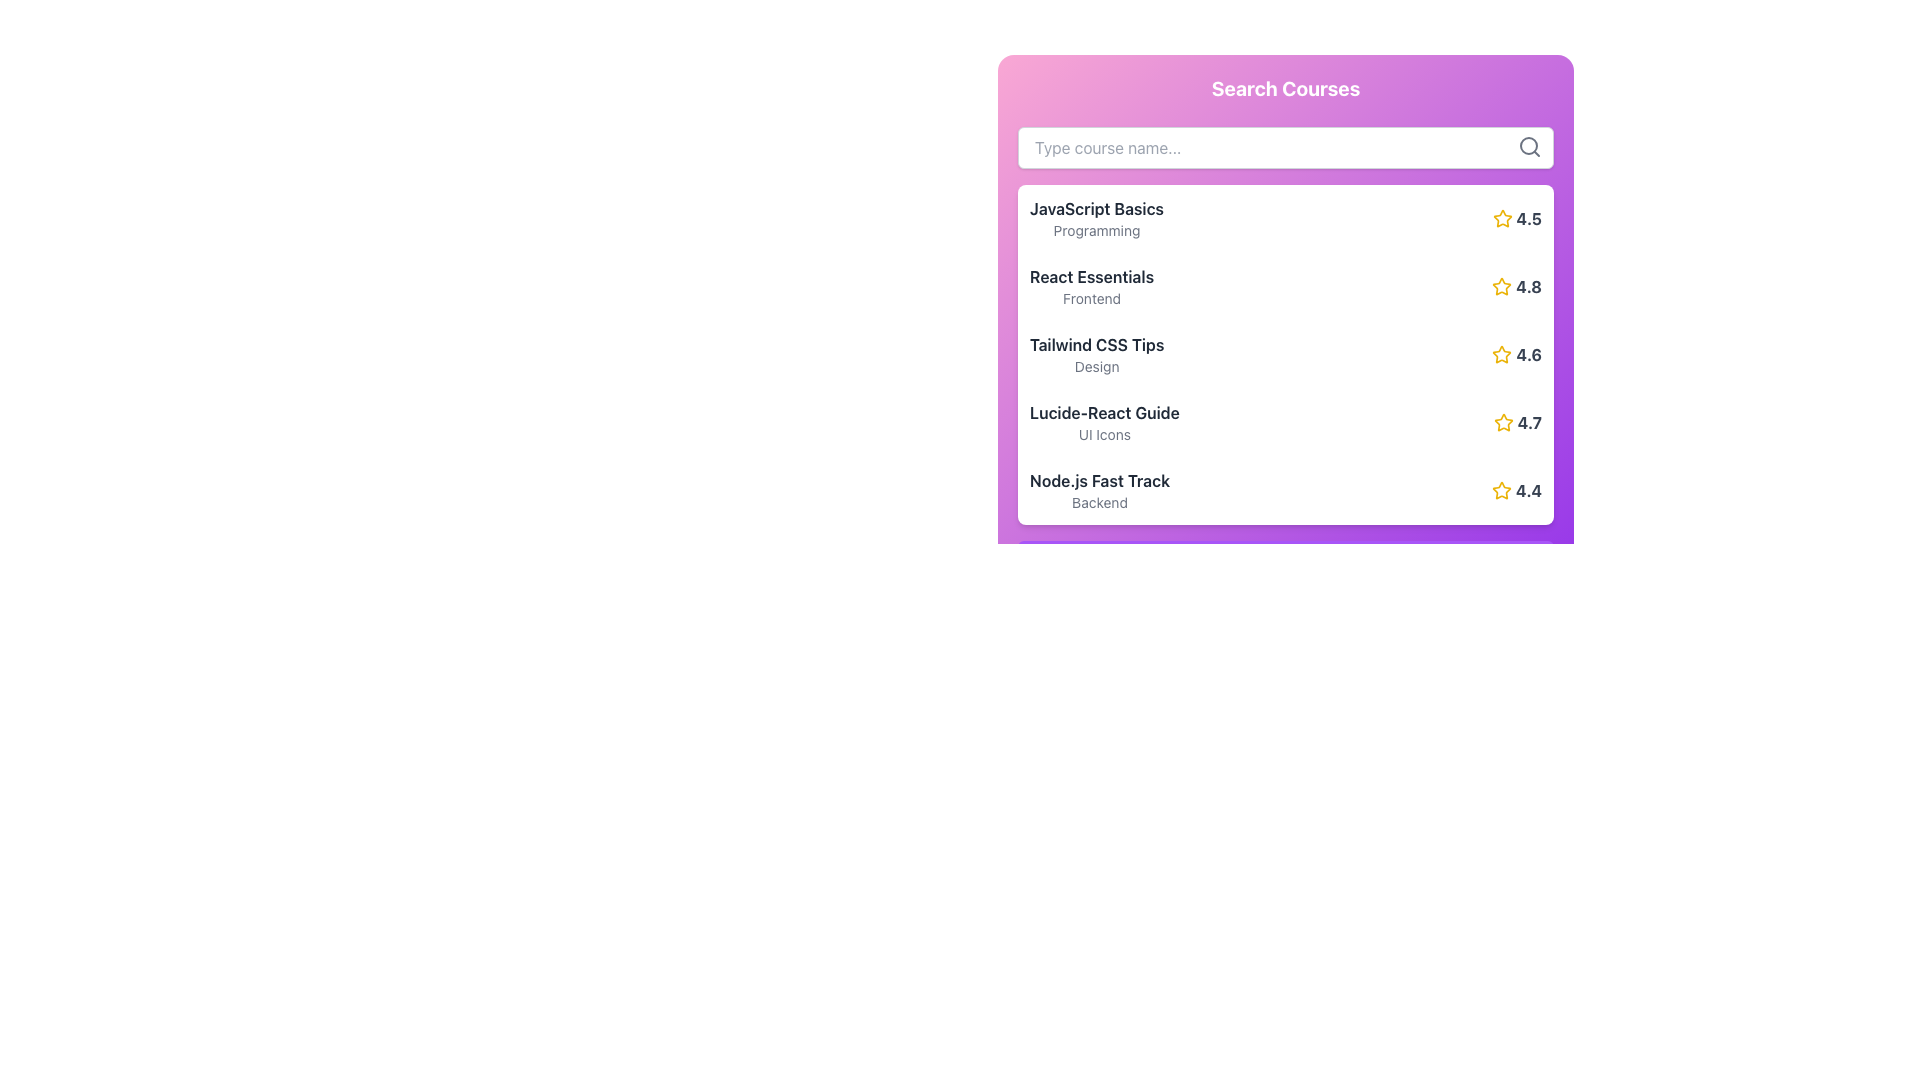 This screenshot has height=1080, width=1920. I want to click on the static text label displaying the rating score (4.5) for the first item 'JavaScript Basics' in the list of courses, so click(1528, 219).